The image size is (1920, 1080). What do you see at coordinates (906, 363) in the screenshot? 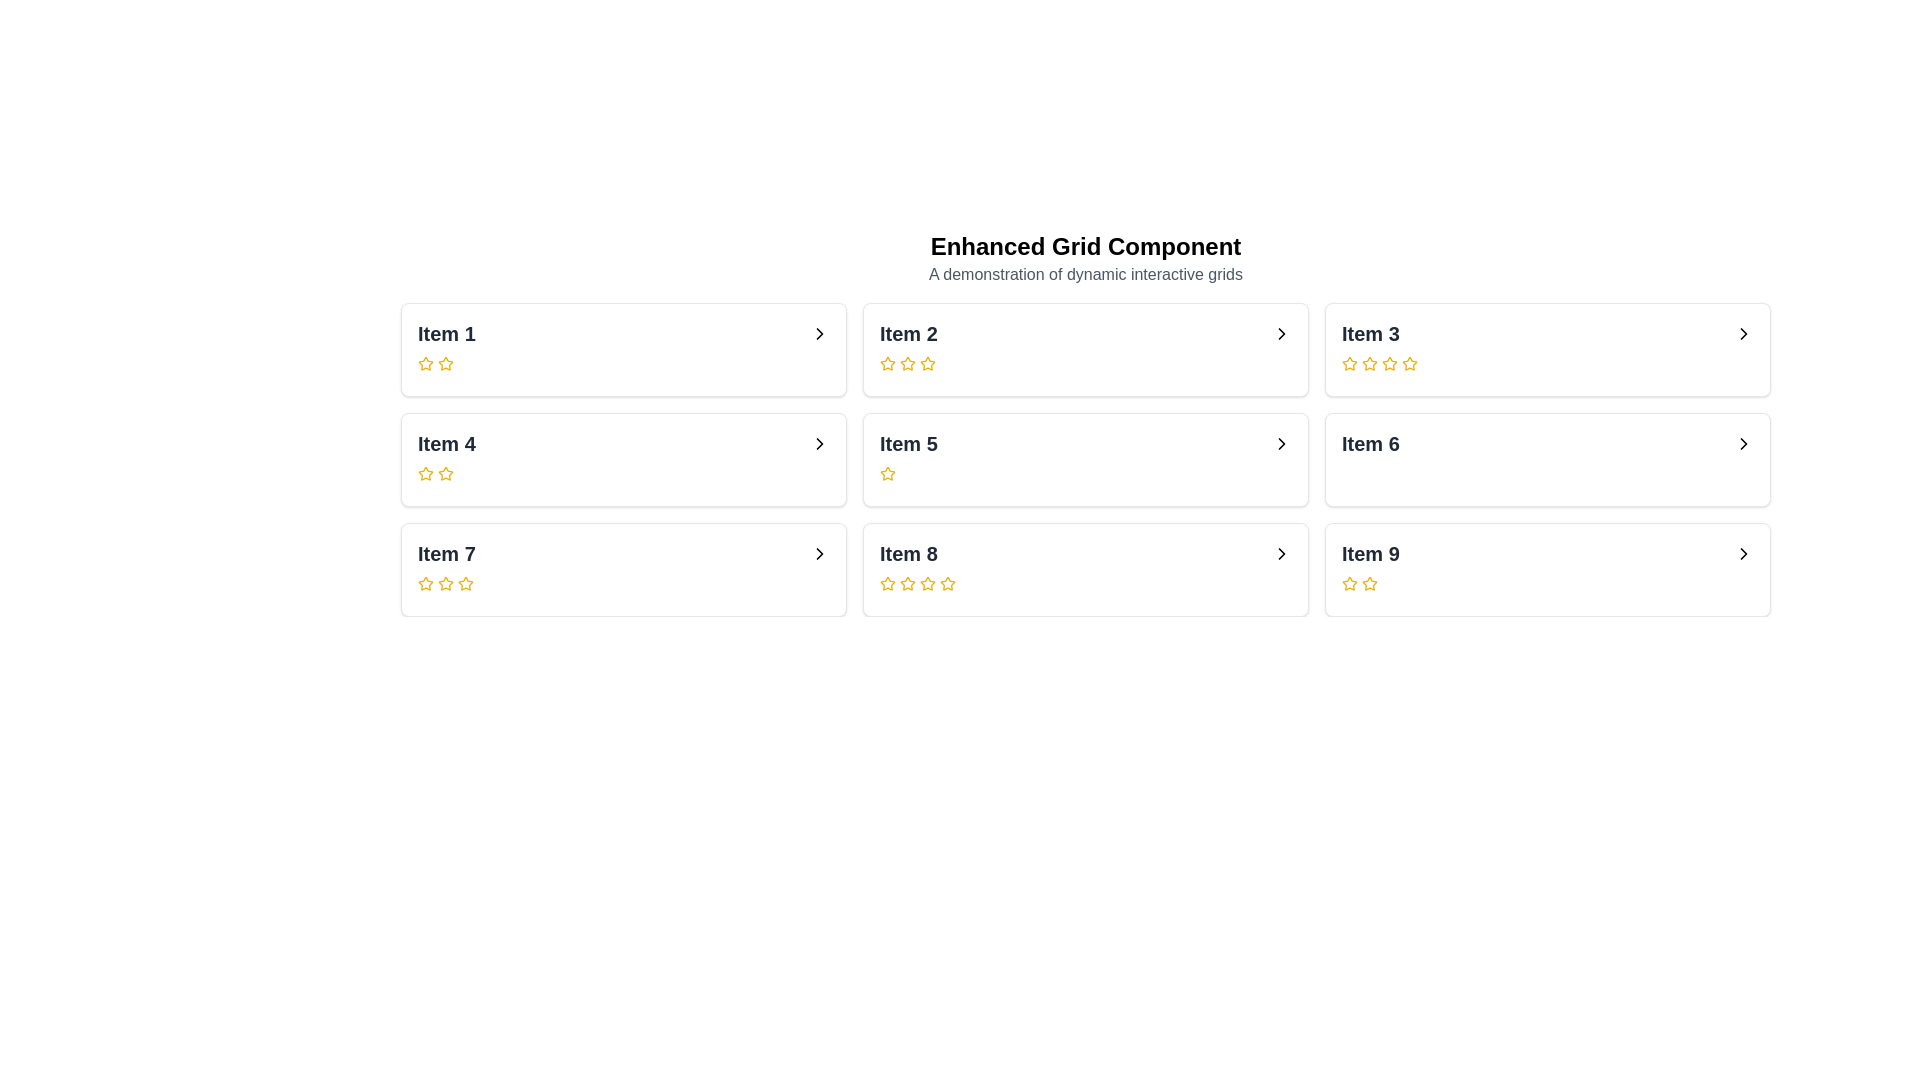
I see `the second star icon, which is a yellow five-pointed star used for rating, located under the text 'Item 2' in the Enhanced Grid Component layout to rate it` at bounding box center [906, 363].